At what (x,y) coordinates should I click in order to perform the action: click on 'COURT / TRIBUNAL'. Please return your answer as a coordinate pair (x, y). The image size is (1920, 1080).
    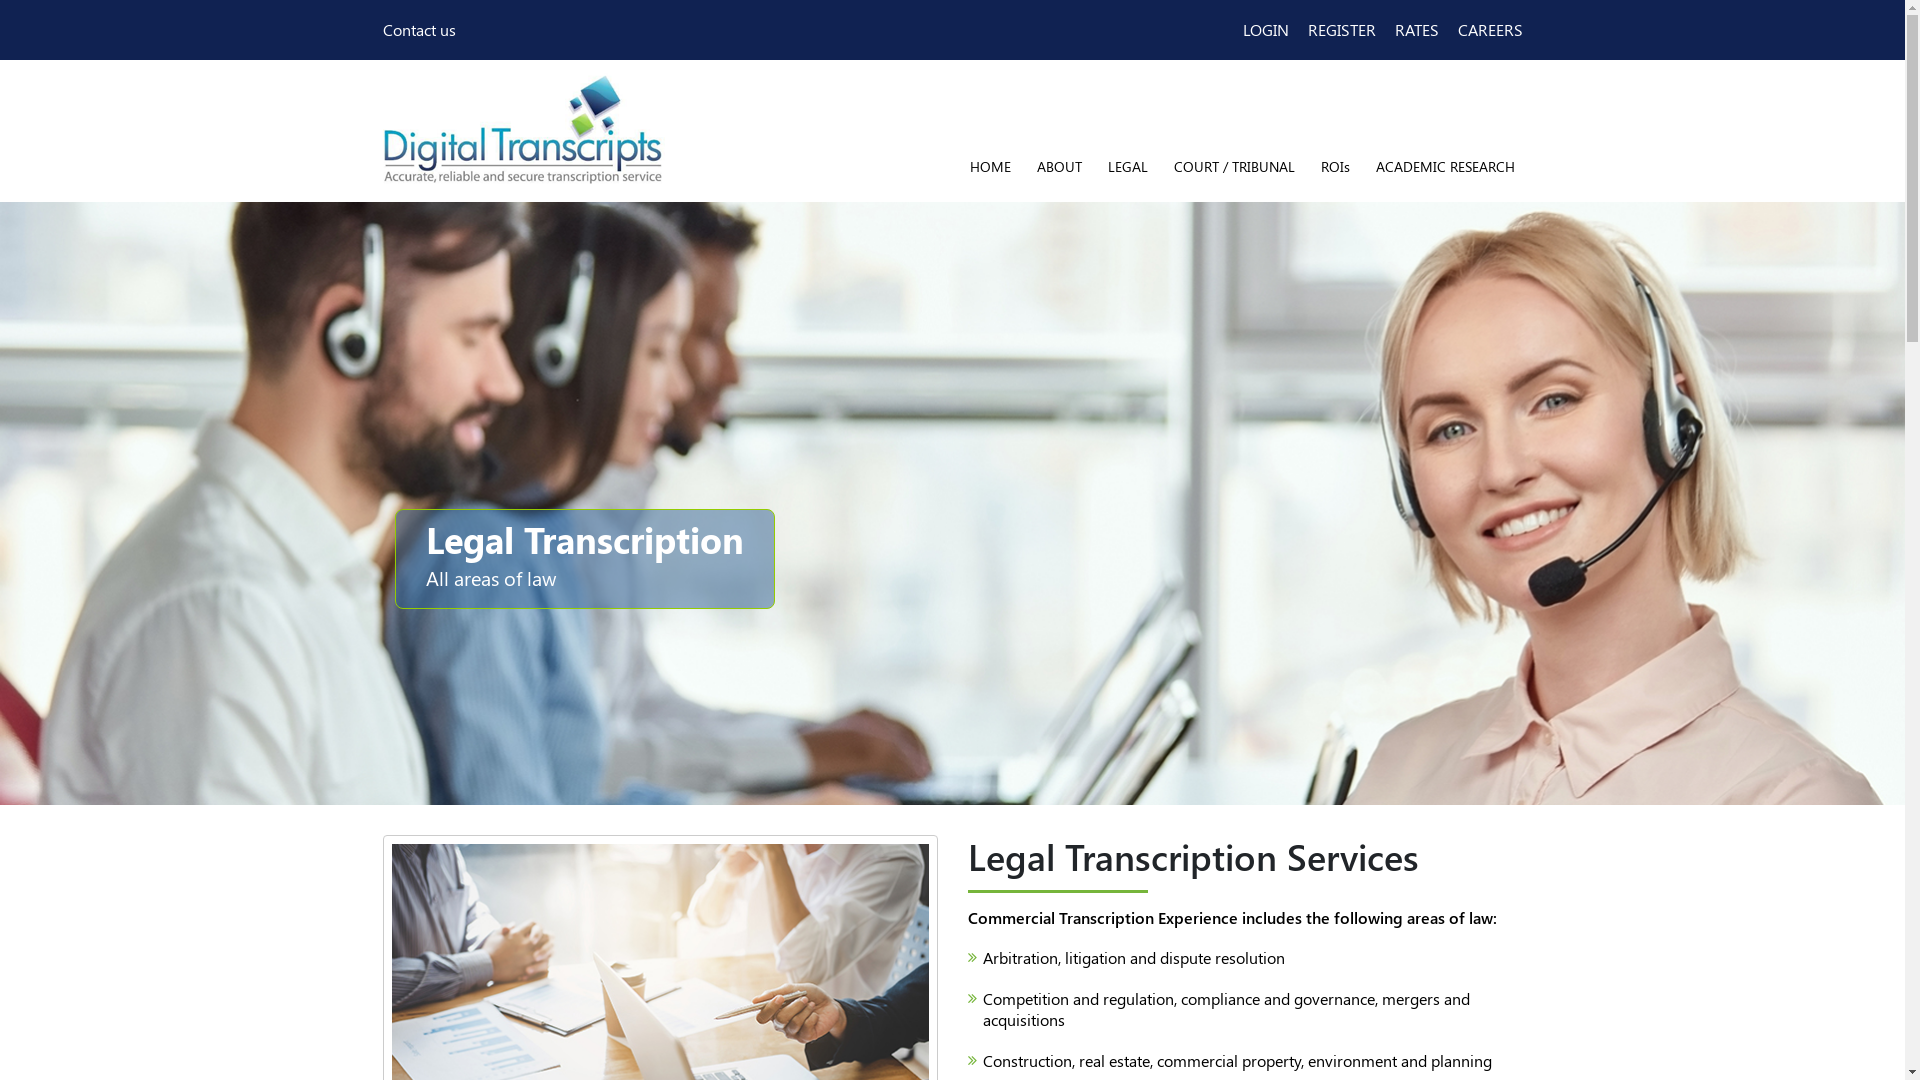
    Looking at the image, I should click on (1233, 165).